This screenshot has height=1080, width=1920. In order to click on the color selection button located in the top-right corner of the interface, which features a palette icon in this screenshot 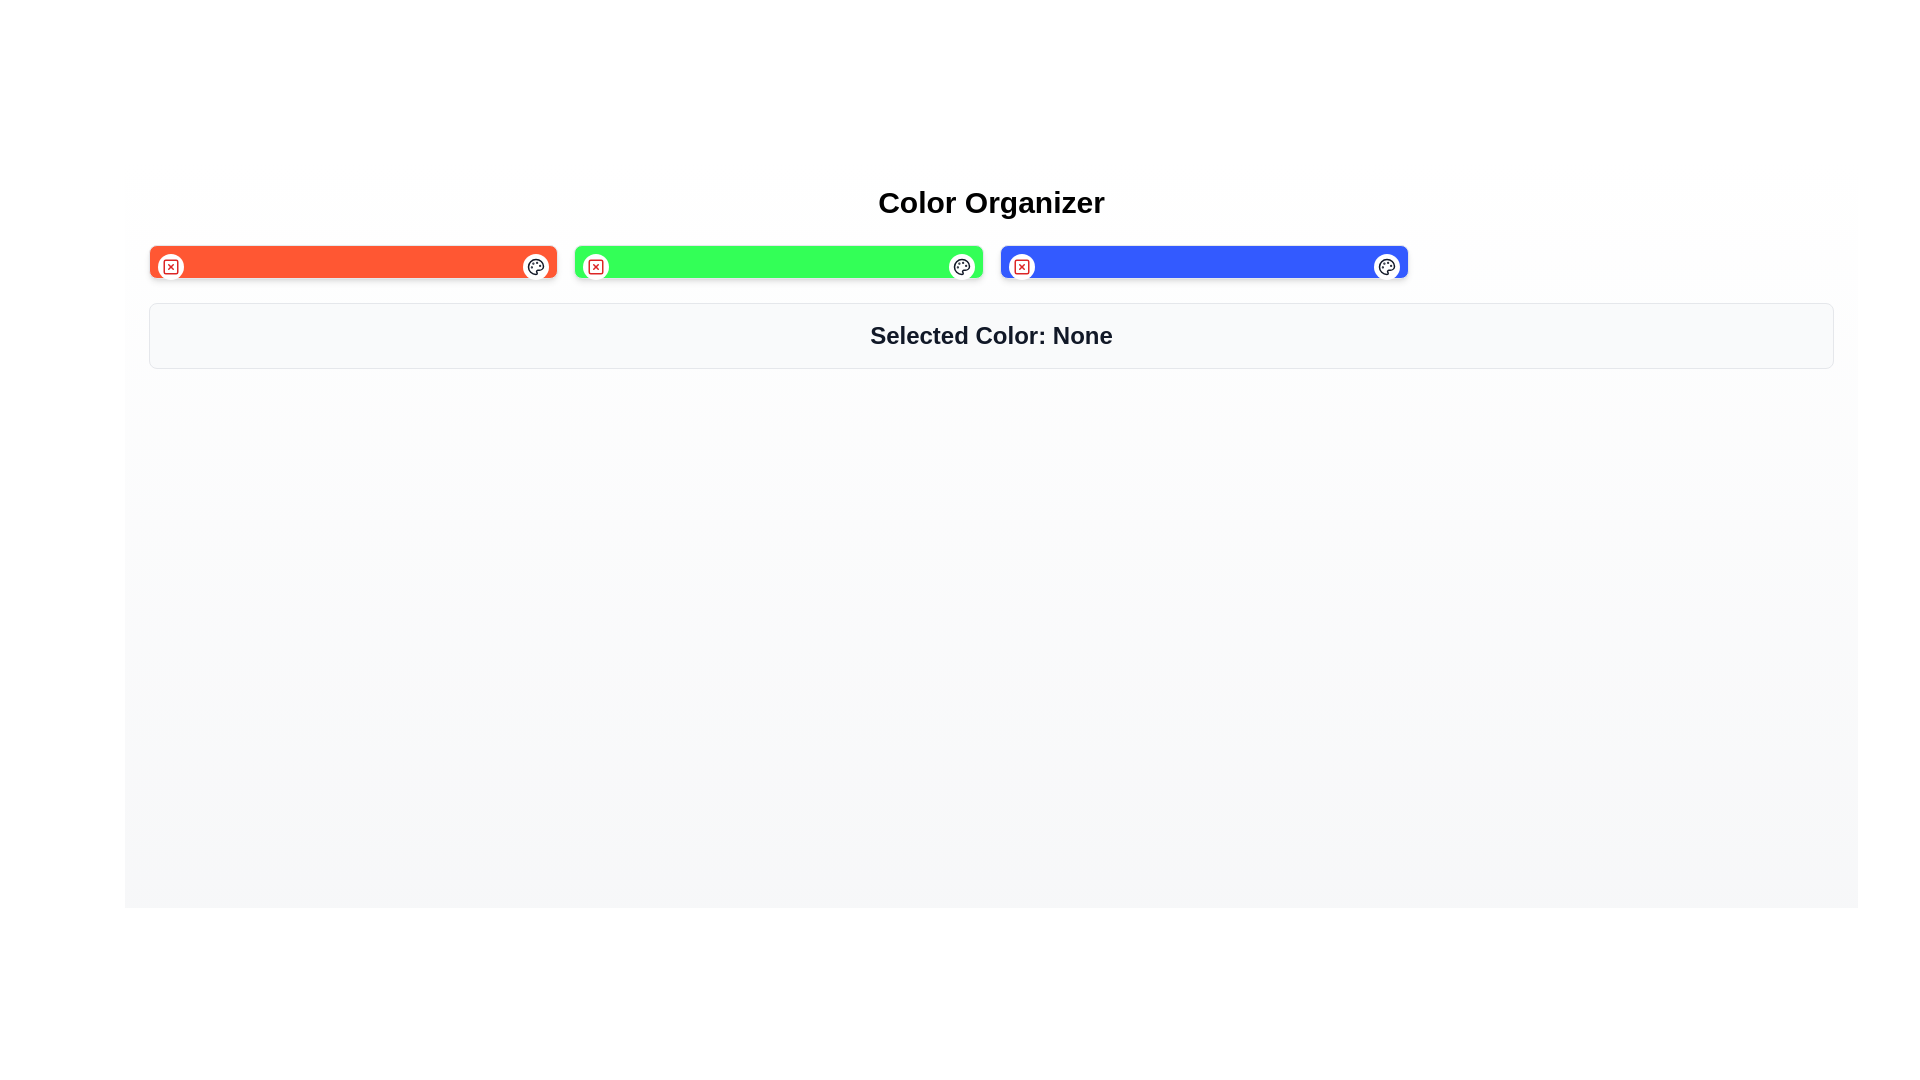, I will do `click(536, 265)`.